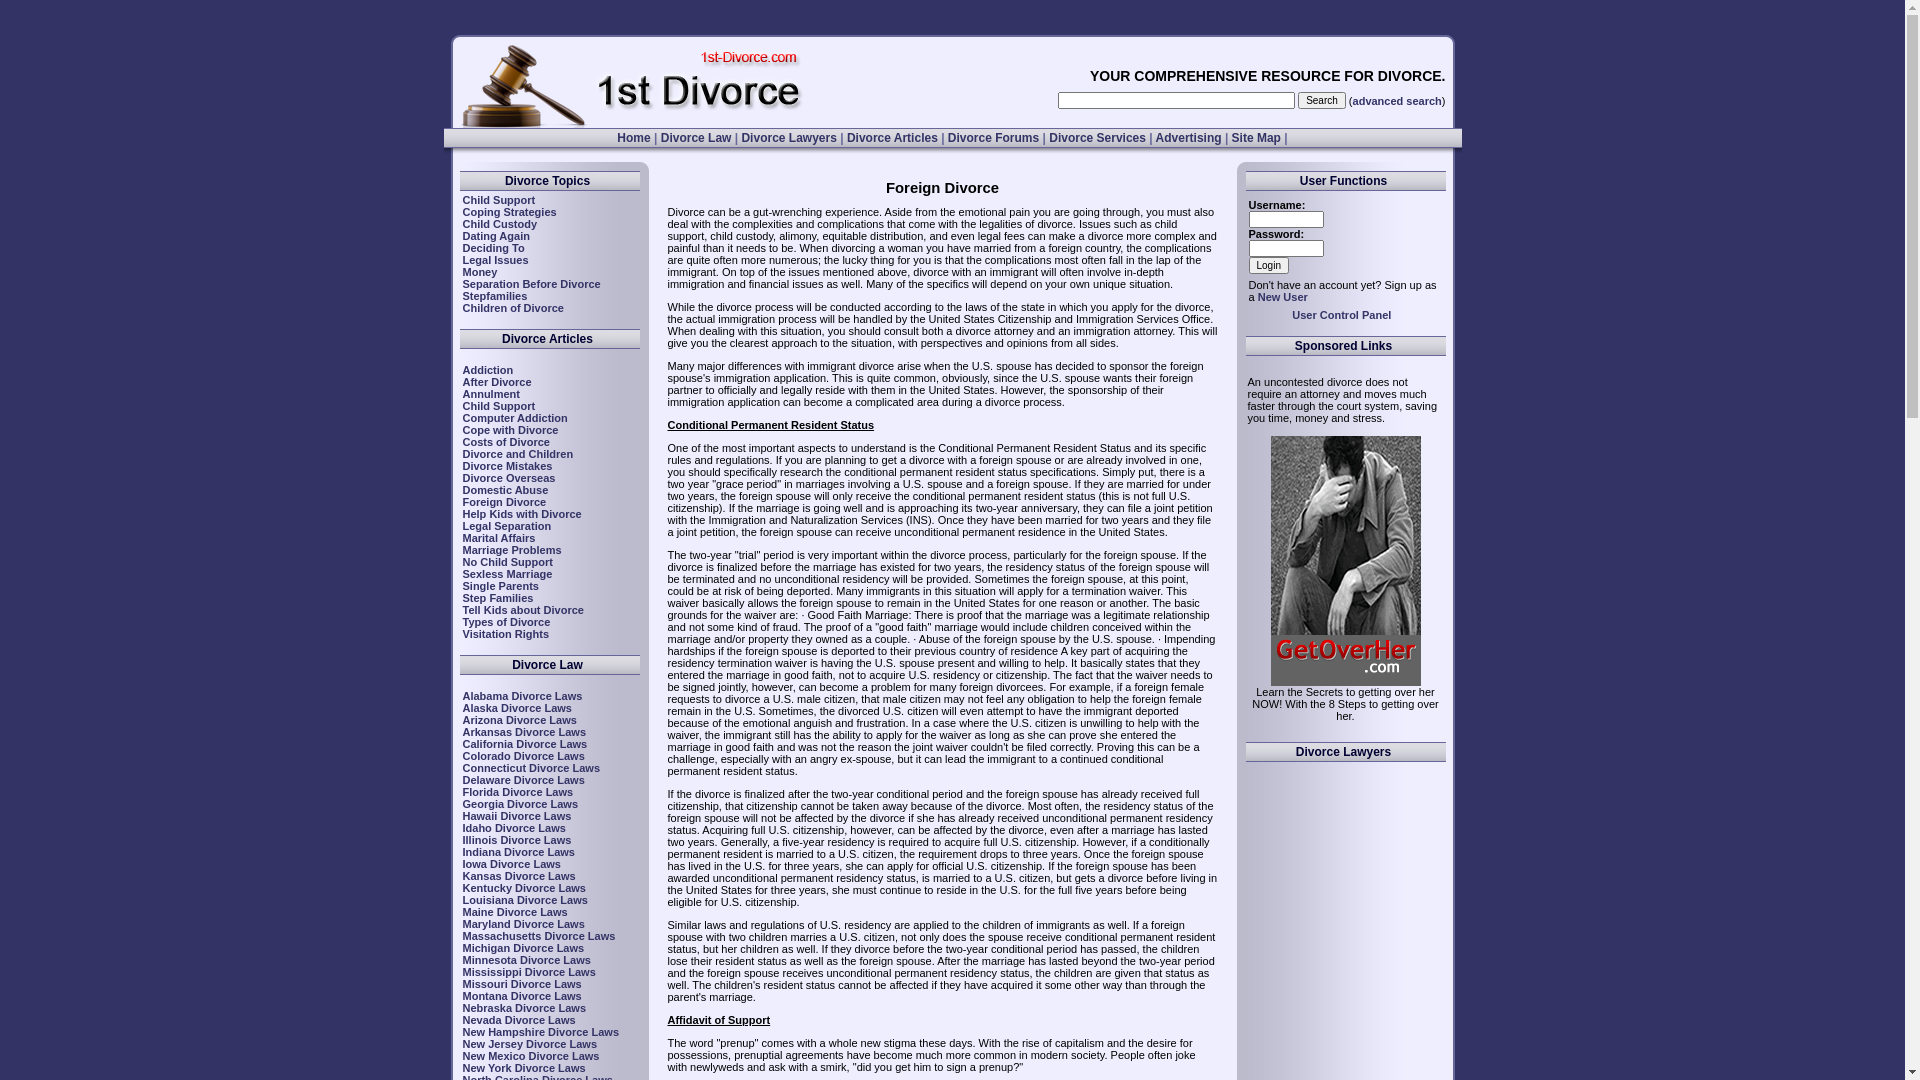  I want to click on 'Home', so click(616, 137).